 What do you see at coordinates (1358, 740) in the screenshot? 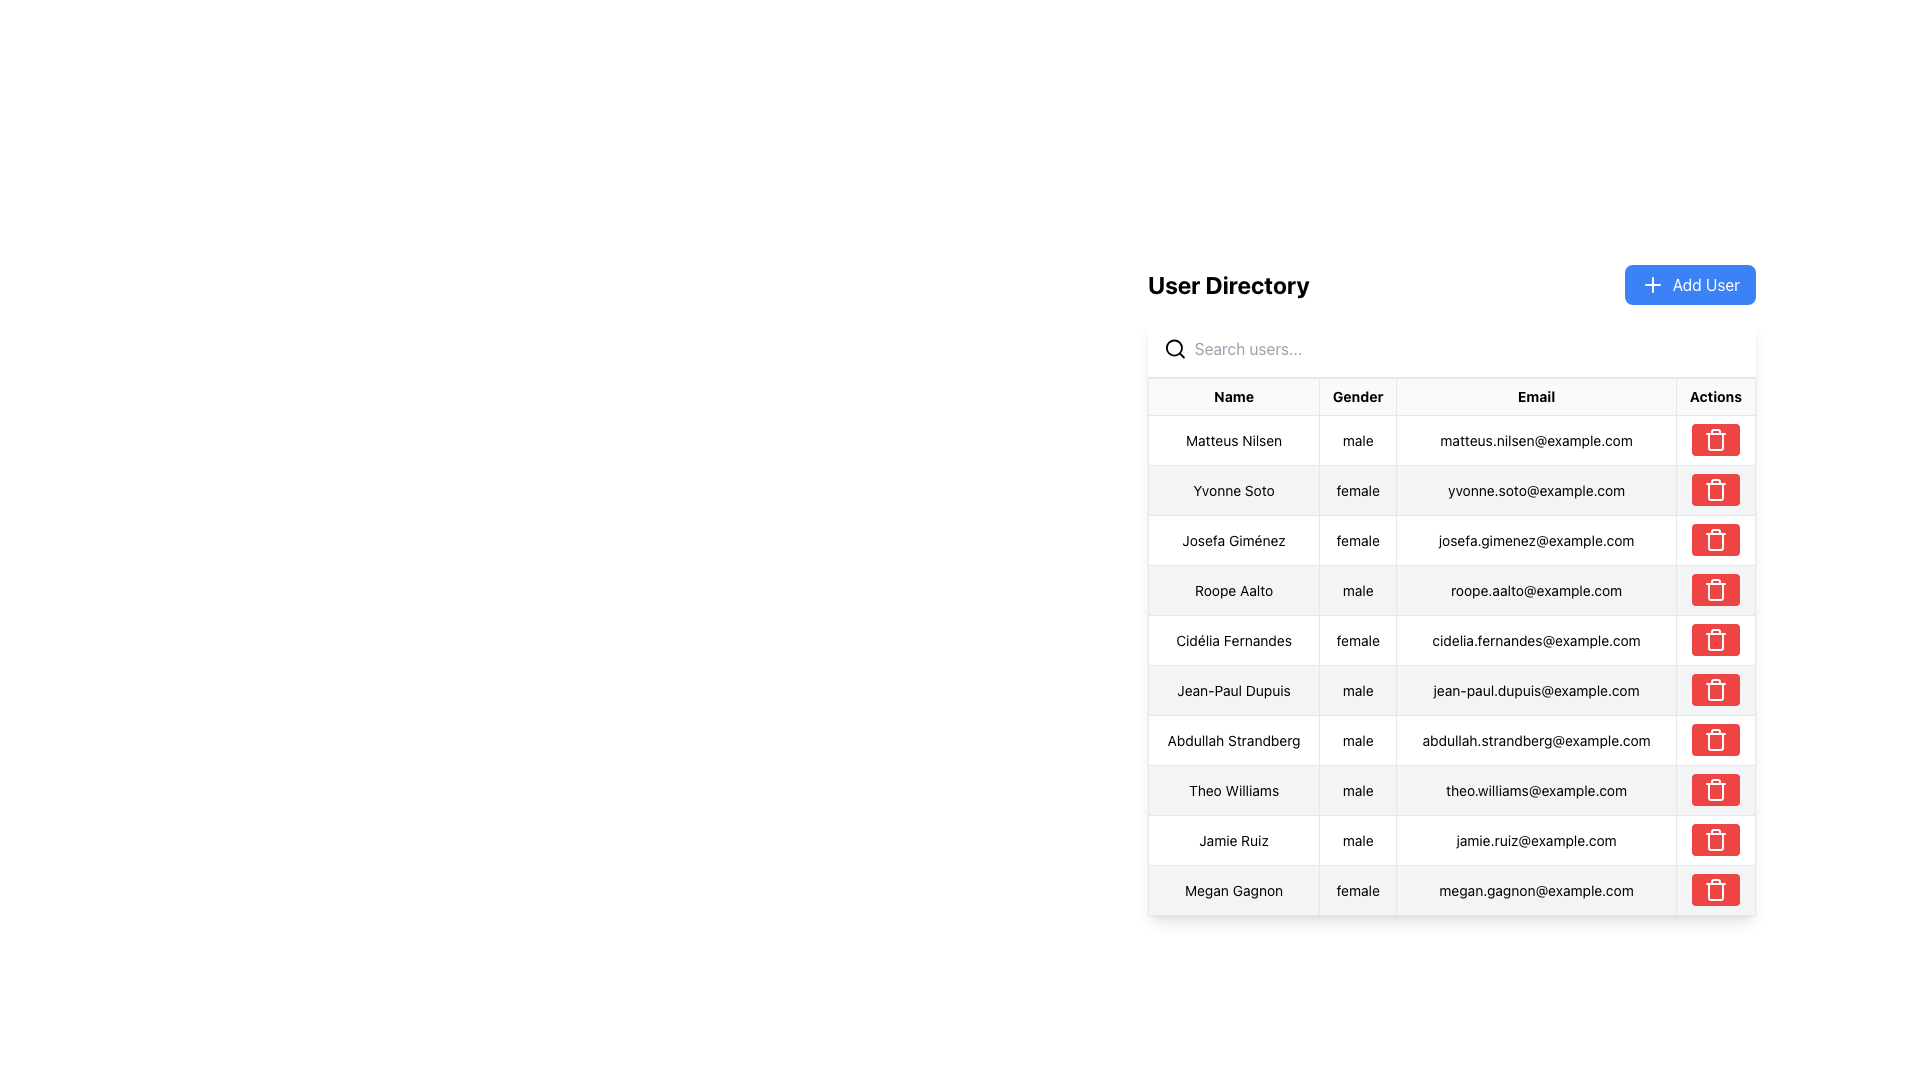
I see `the text label displaying the gender 'male' for the user 'Abdullah Strandberg' located in the 'Gender' column of the seventh row in the user table` at bounding box center [1358, 740].